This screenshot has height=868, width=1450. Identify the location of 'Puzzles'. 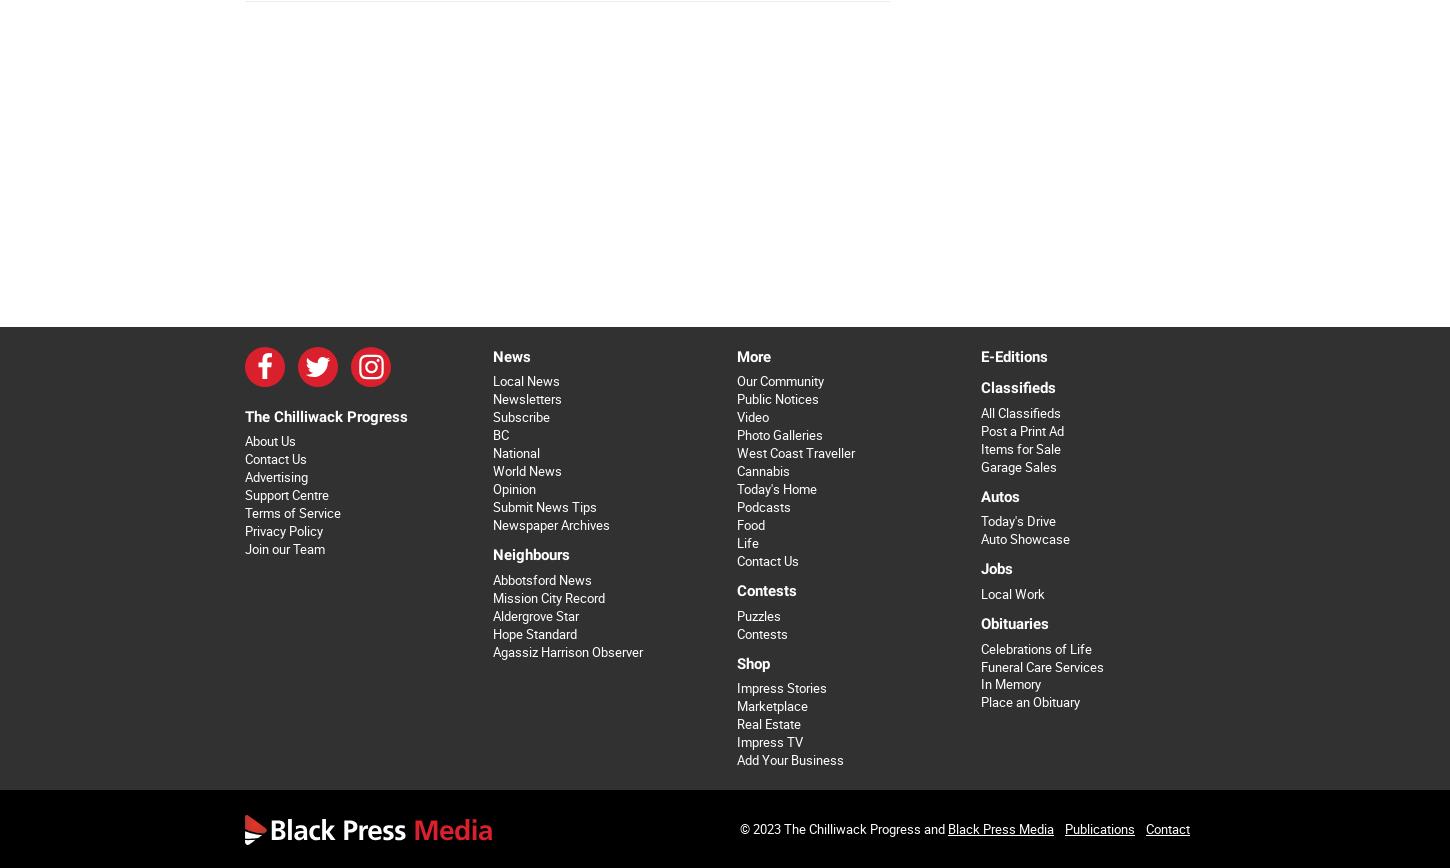
(758, 615).